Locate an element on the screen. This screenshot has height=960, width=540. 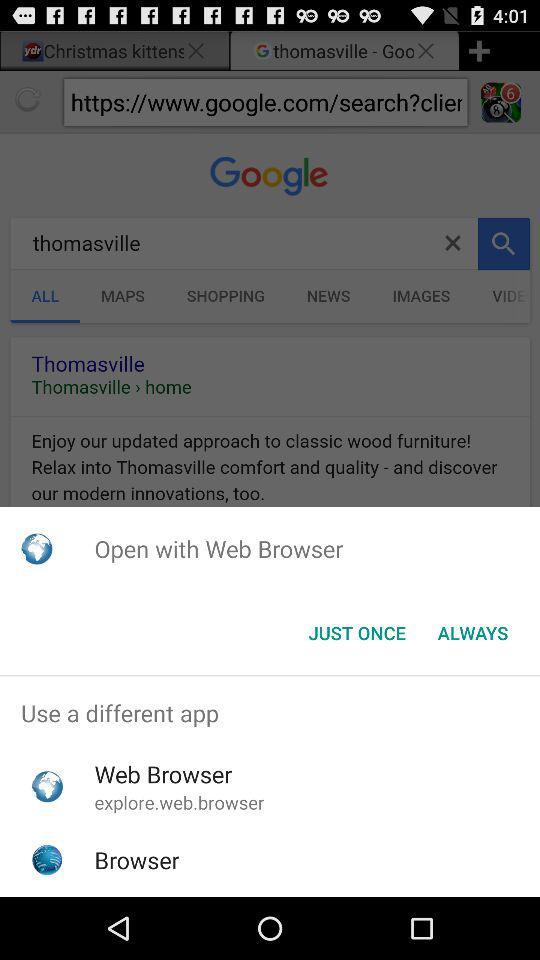
the button to the left of the always icon is located at coordinates (356, 632).